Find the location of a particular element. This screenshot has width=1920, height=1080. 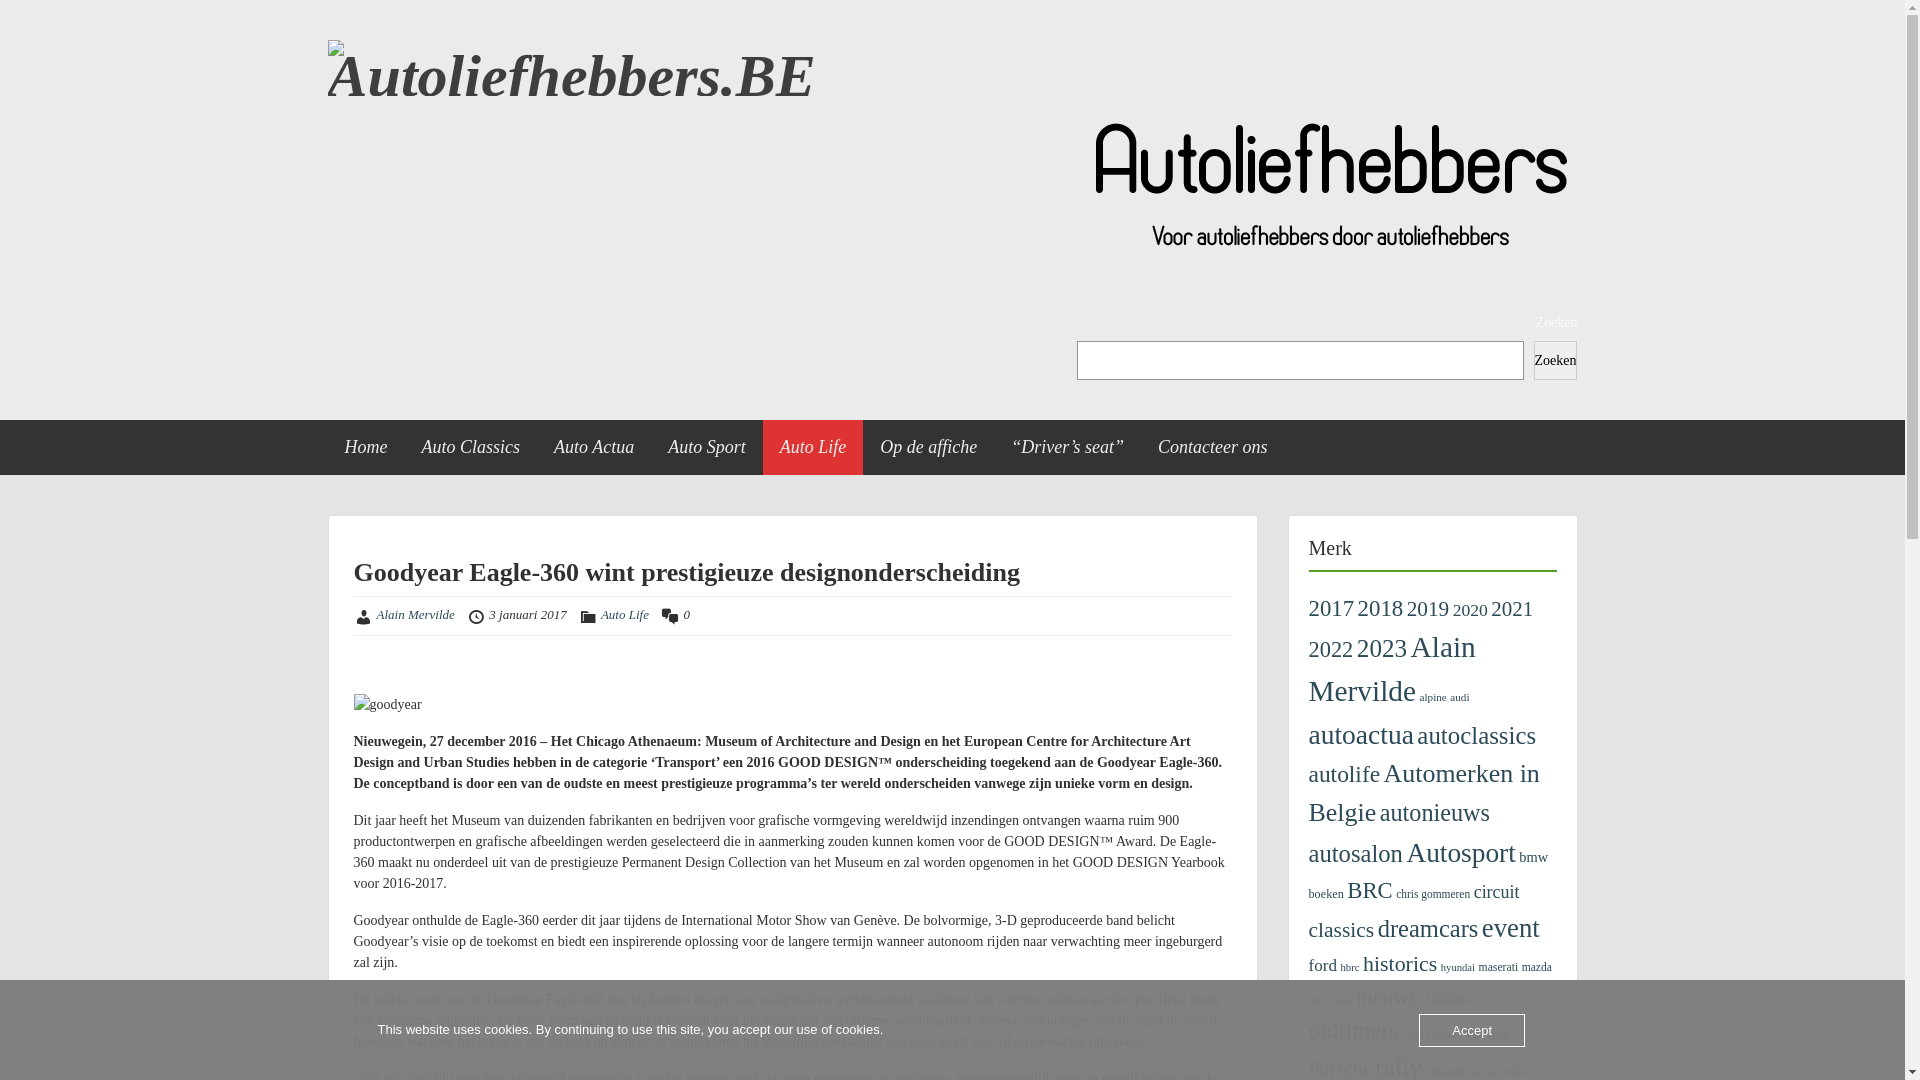

'Auto Life' is located at coordinates (623, 613).